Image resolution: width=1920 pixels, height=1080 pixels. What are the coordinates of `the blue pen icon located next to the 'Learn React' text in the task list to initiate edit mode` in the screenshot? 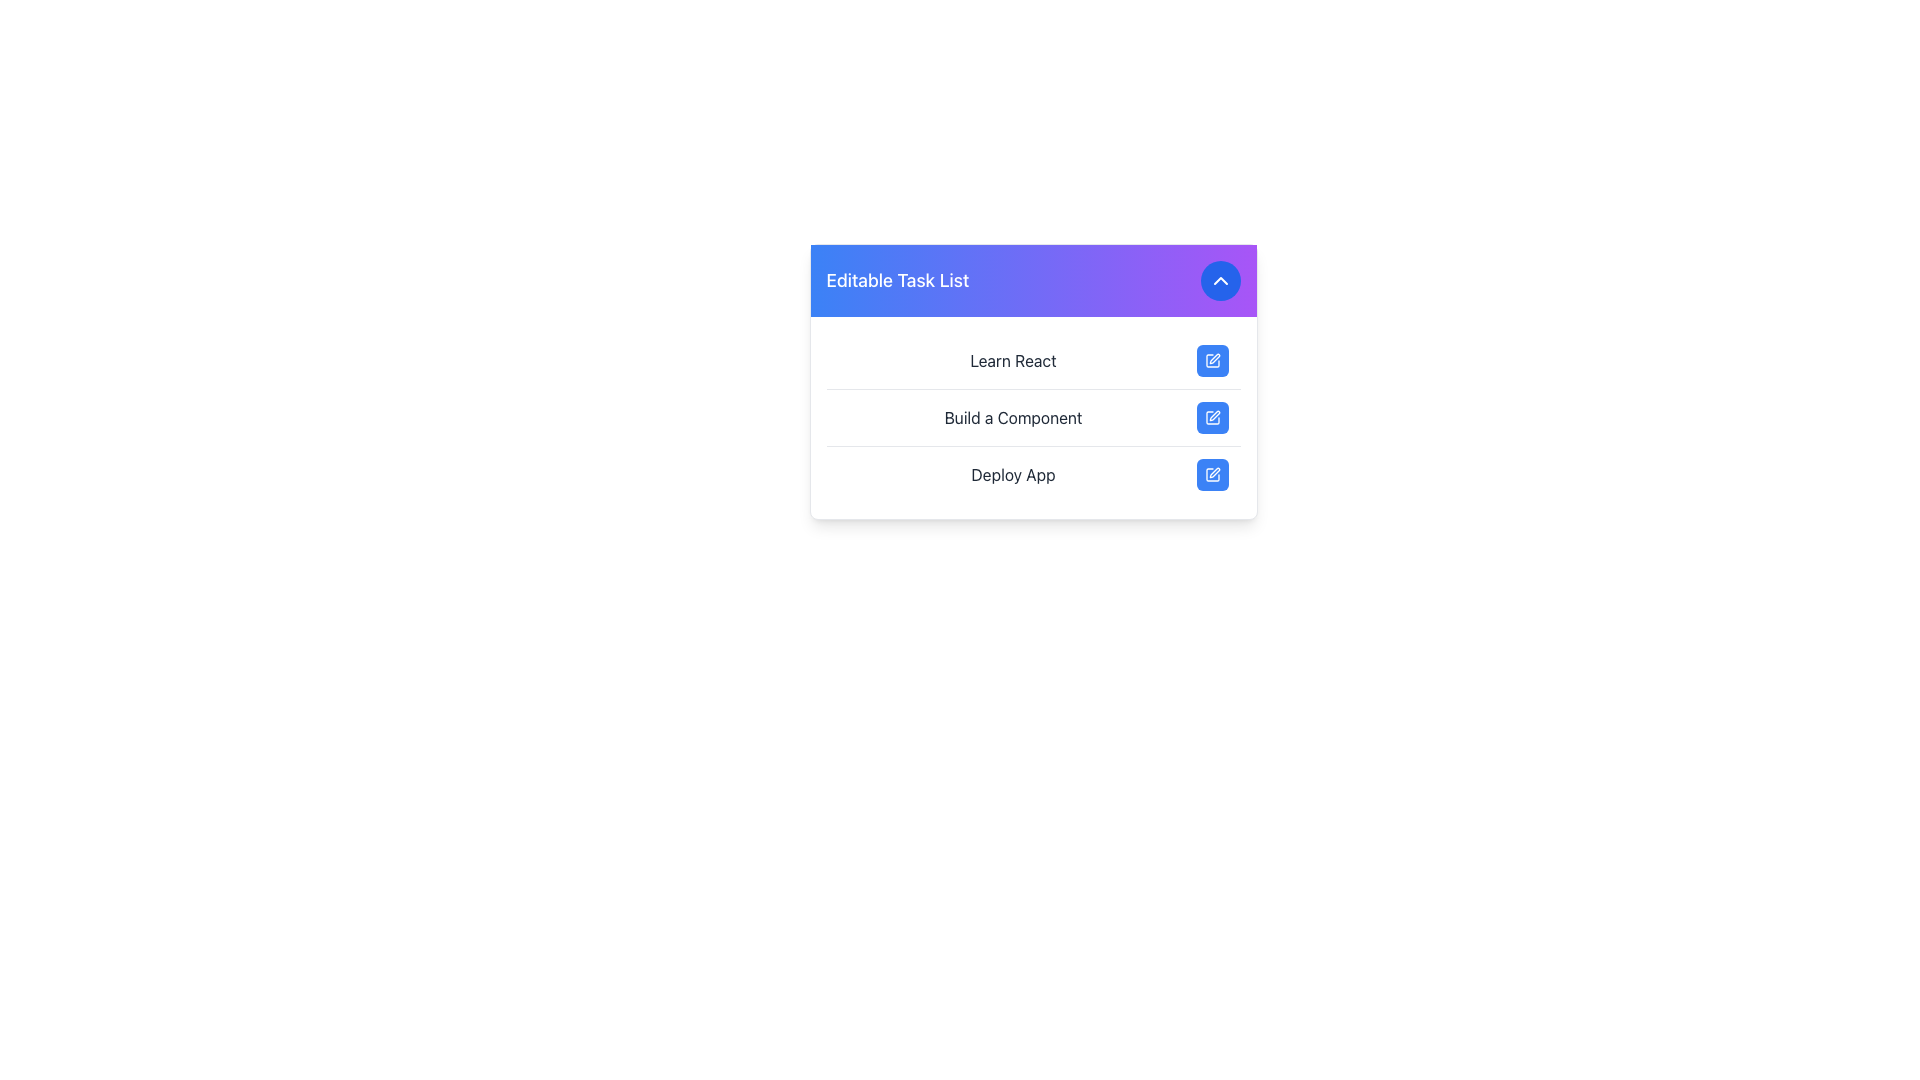 It's located at (1213, 357).